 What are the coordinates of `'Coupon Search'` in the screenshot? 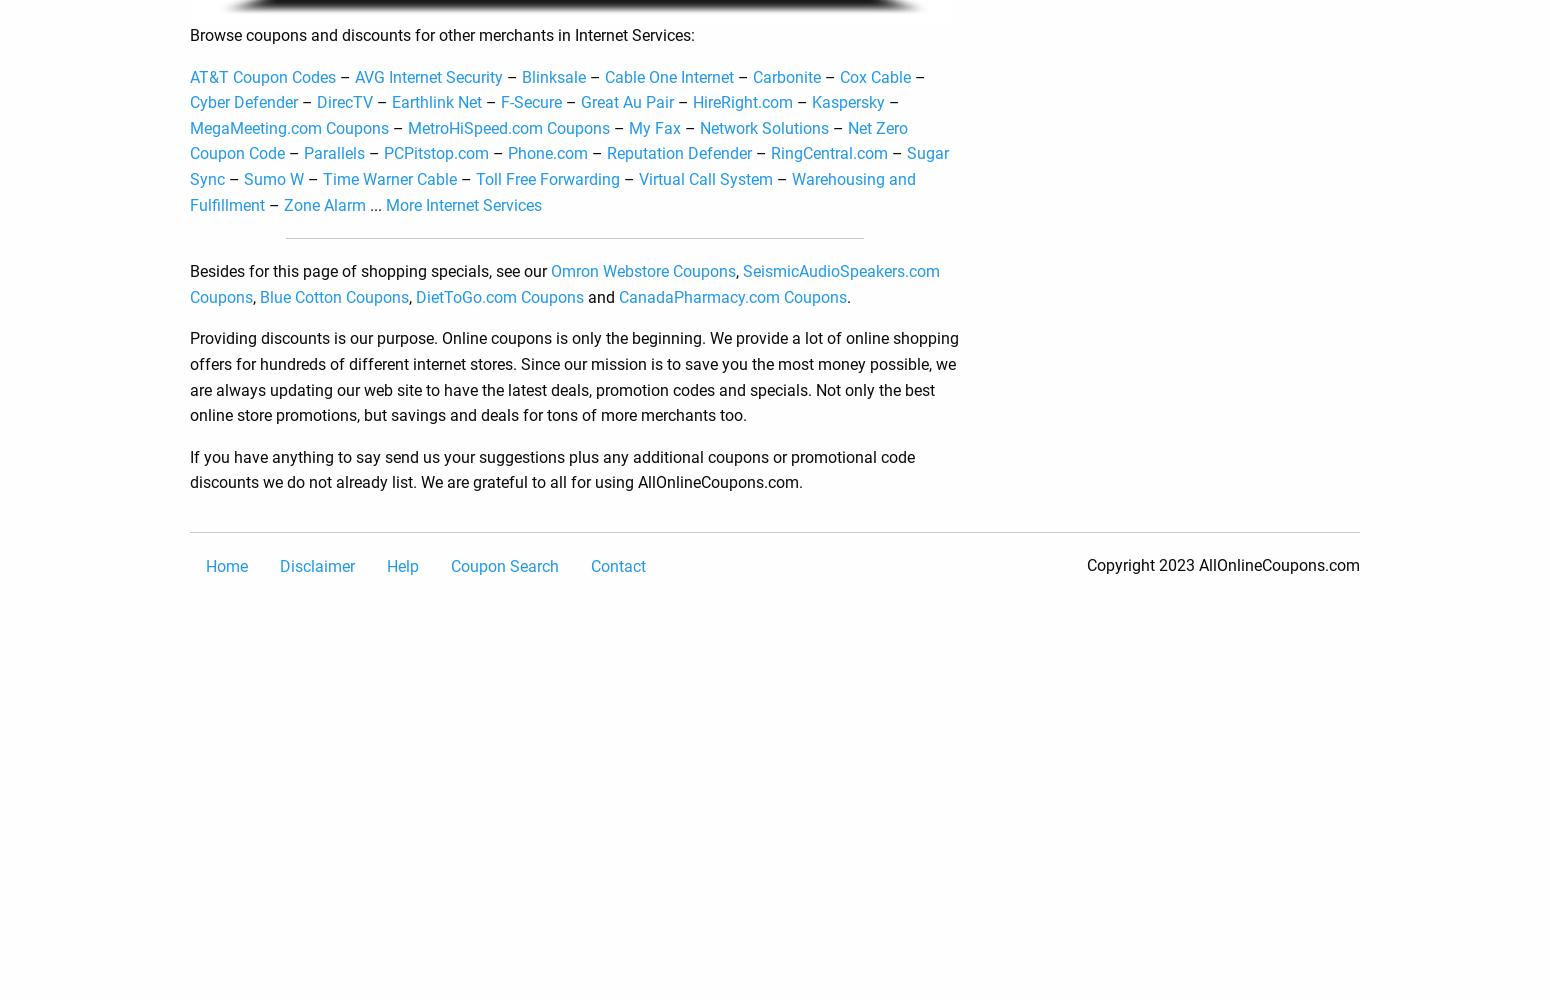 It's located at (503, 565).